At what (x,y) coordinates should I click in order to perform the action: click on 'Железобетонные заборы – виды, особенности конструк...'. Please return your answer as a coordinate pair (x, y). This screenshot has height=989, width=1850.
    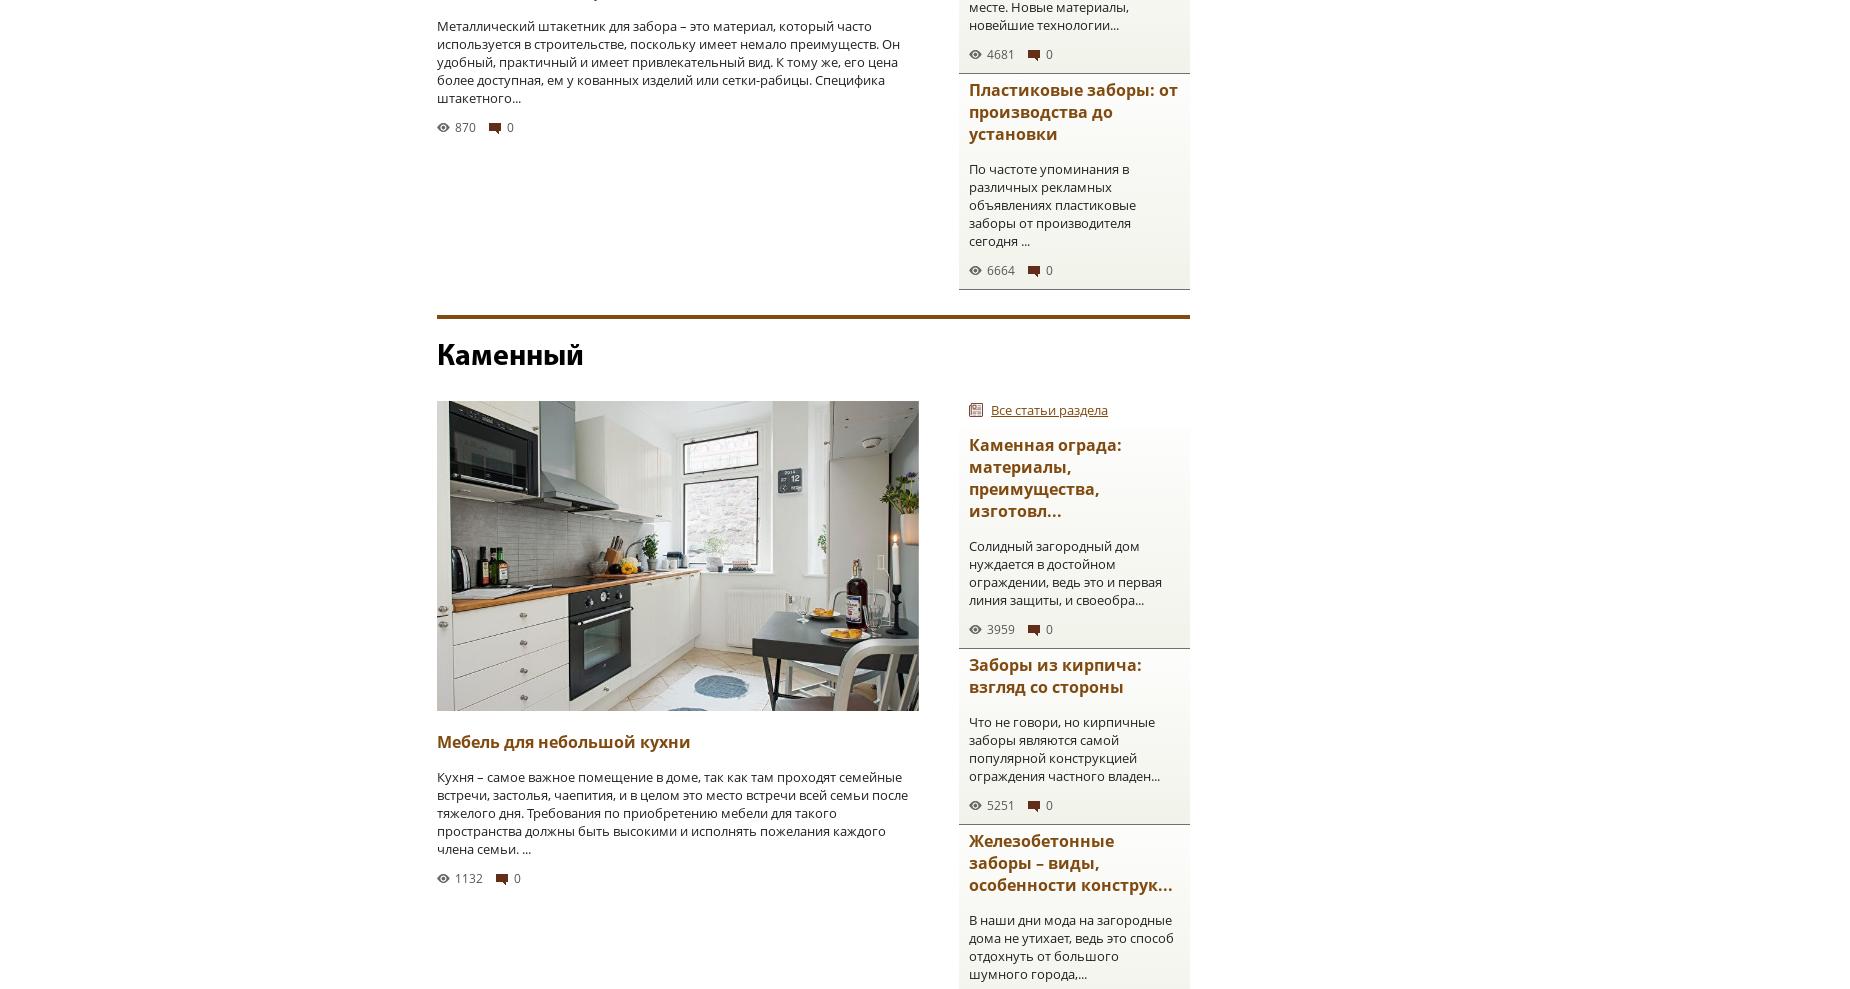
    Looking at the image, I should click on (1069, 863).